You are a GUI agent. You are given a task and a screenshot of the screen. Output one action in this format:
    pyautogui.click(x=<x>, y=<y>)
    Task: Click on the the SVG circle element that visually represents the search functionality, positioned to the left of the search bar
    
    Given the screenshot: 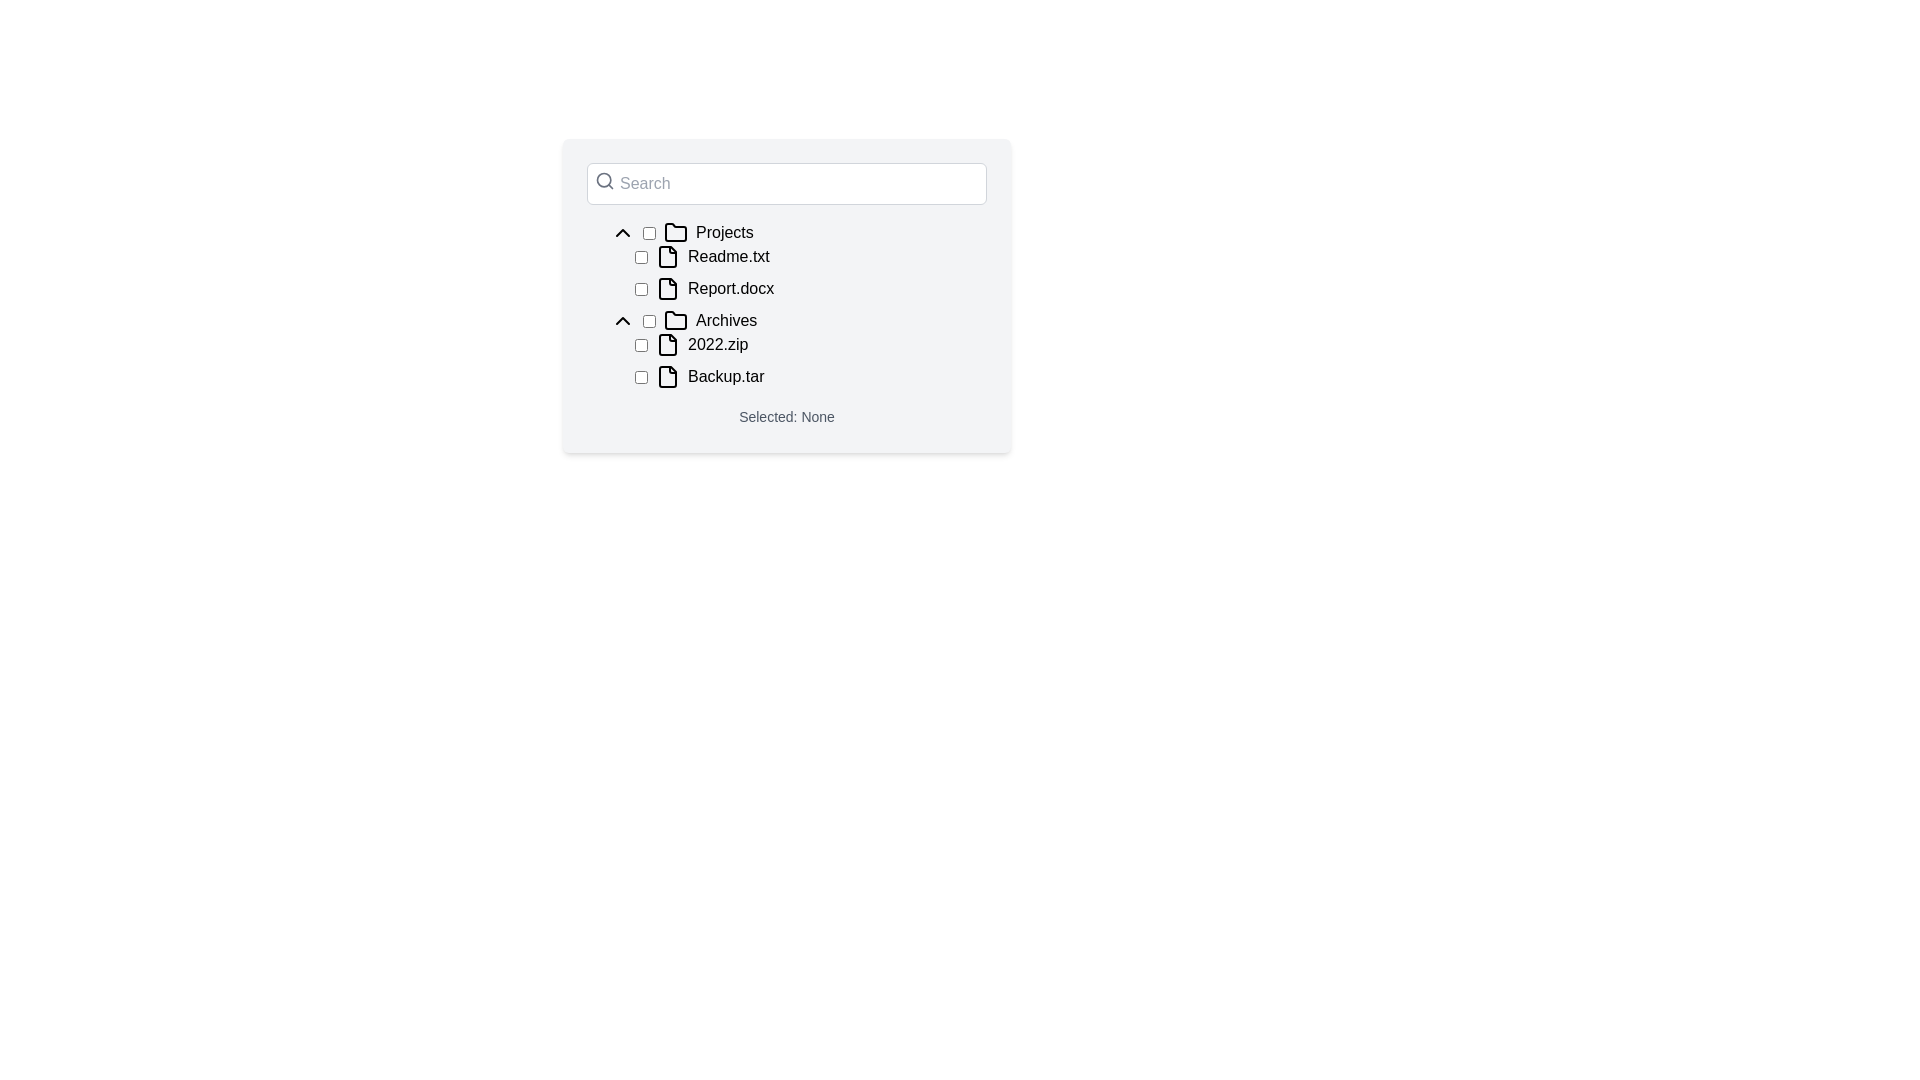 What is the action you would take?
    pyautogui.click(x=603, y=180)
    